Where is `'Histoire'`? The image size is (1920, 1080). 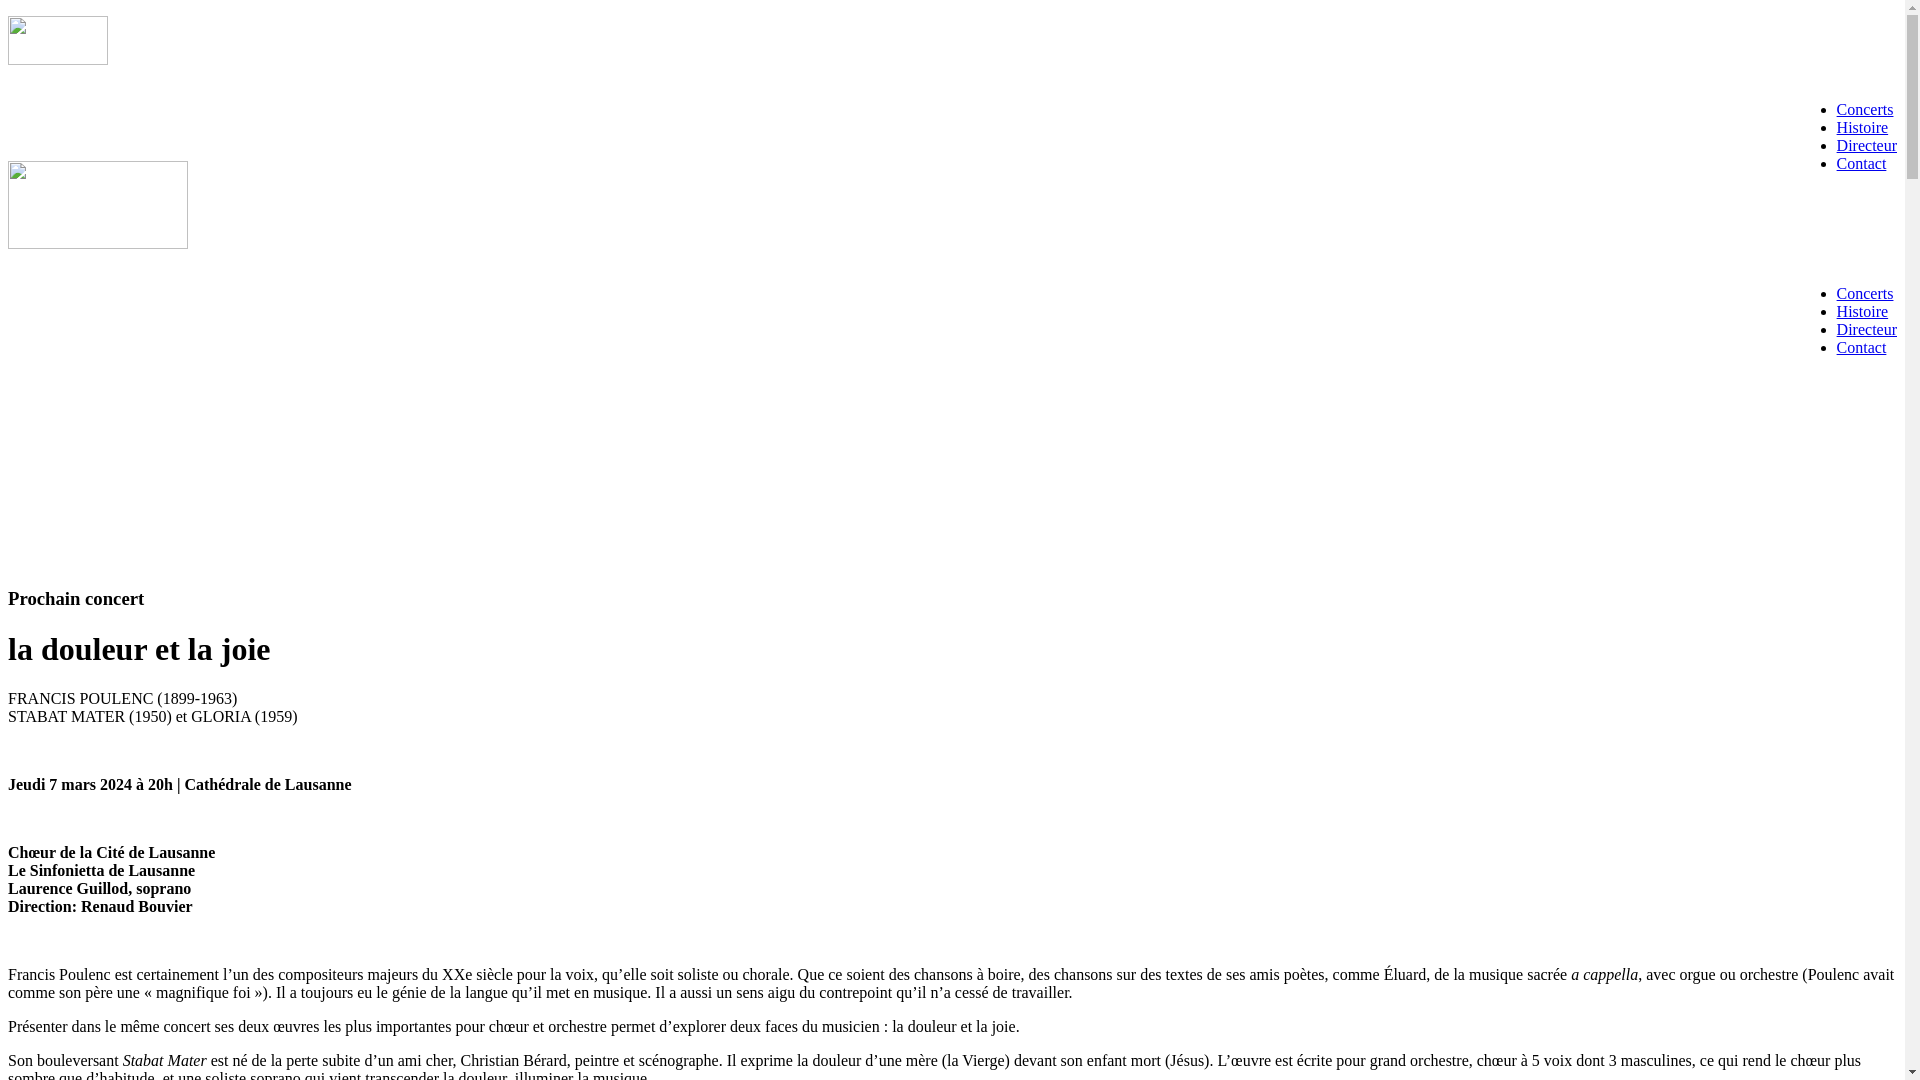 'Histoire' is located at coordinates (1861, 311).